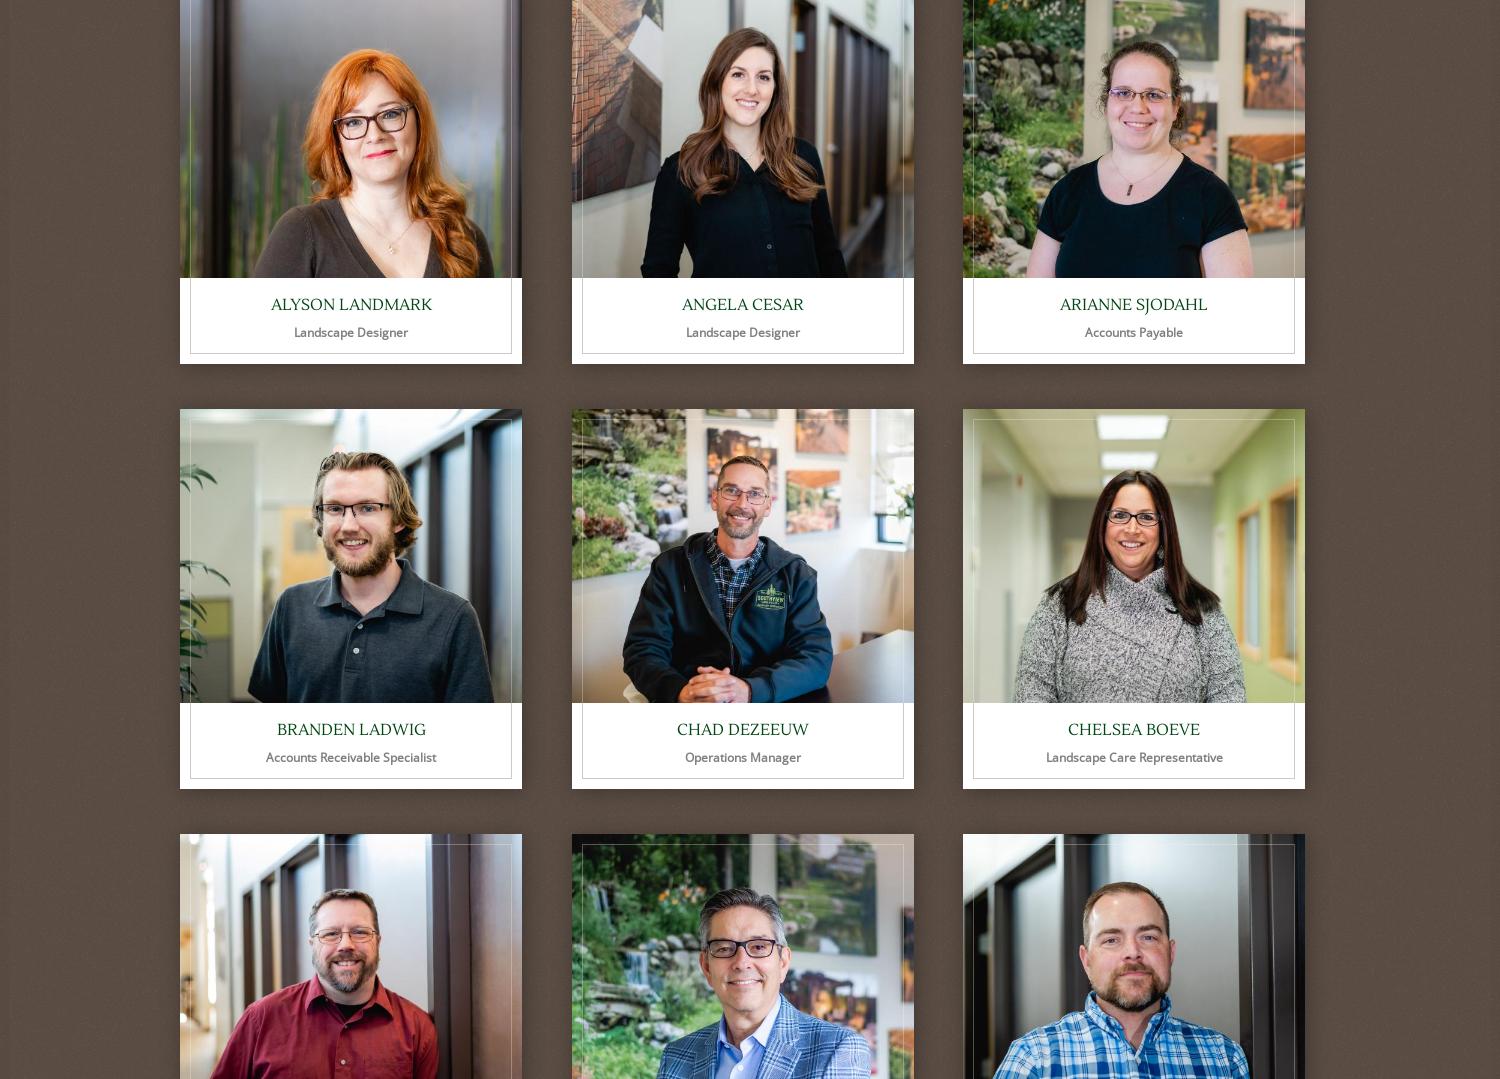 The width and height of the screenshot is (1500, 1079). I want to click on 'Angela Cesar', so click(741, 304).